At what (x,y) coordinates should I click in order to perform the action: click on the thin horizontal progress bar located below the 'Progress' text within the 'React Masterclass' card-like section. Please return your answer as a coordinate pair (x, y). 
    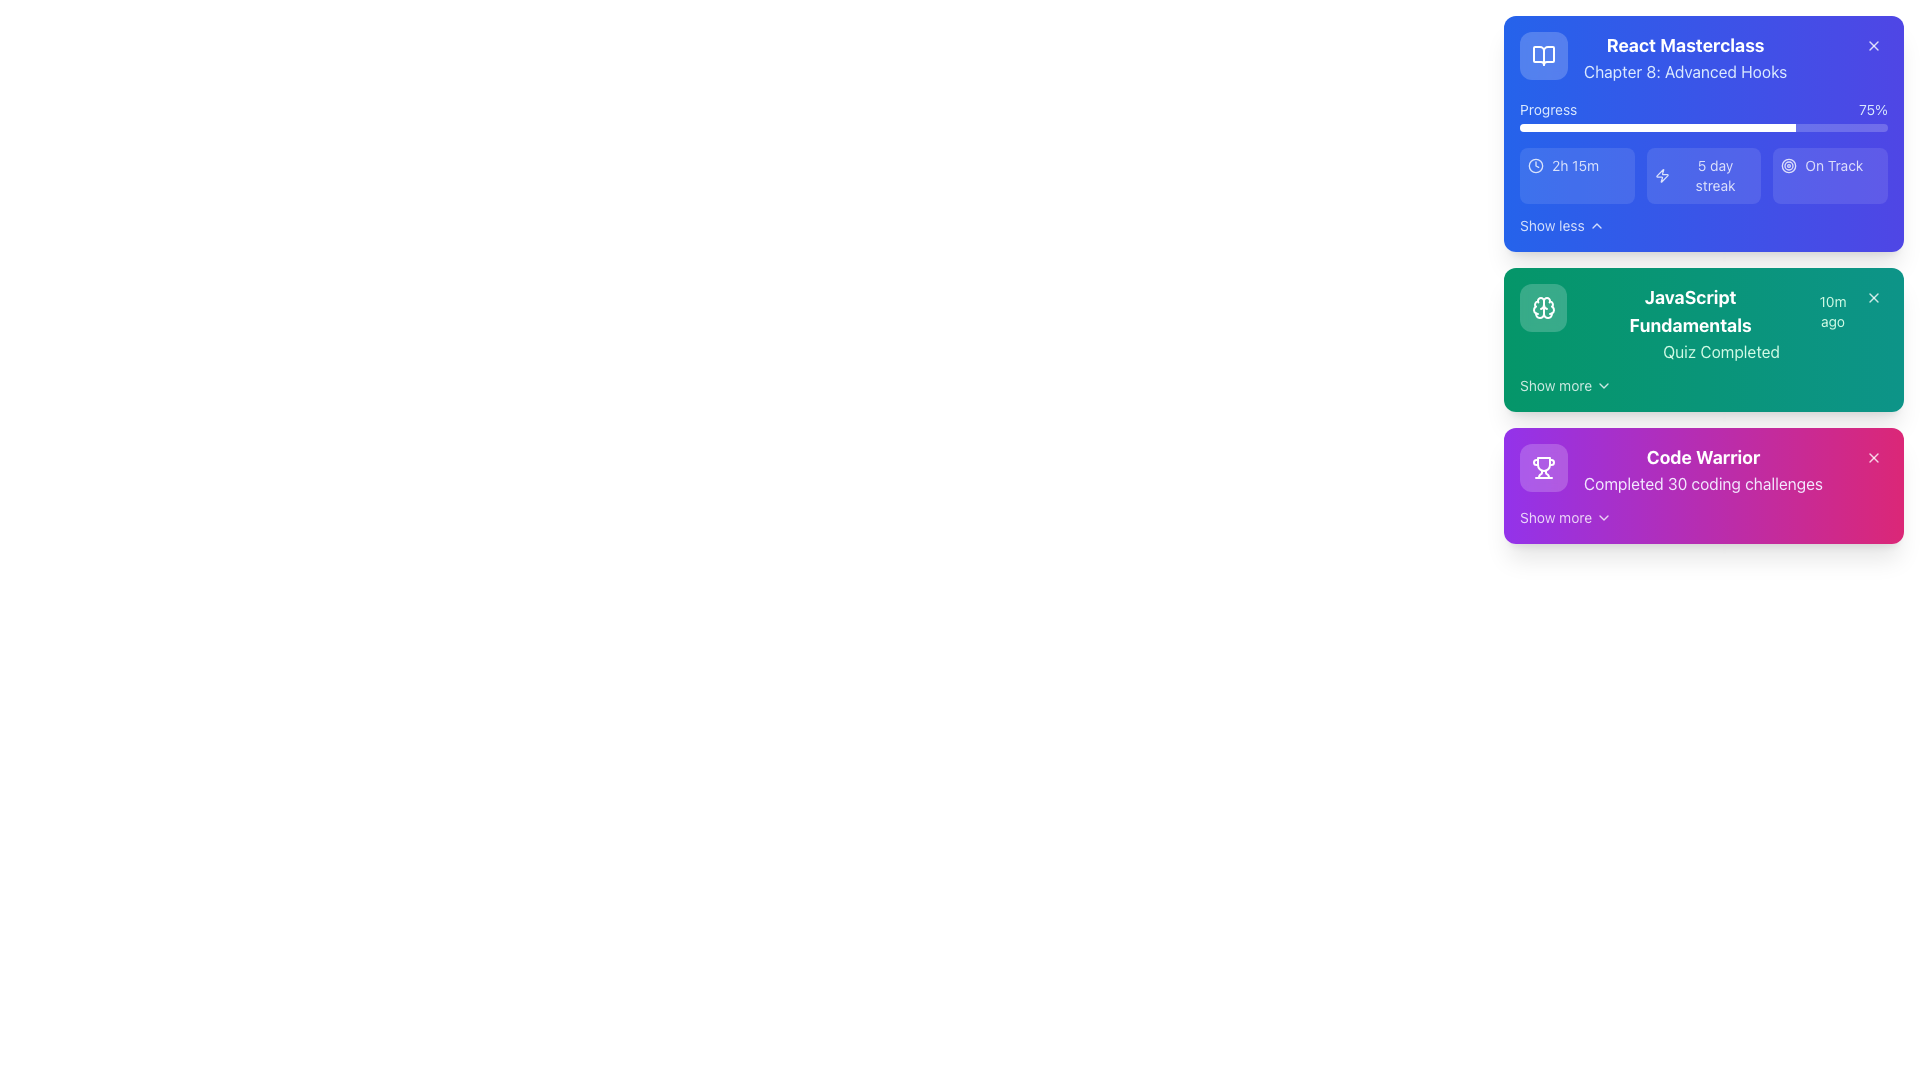
    Looking at the image, I should click on (1703, 127).